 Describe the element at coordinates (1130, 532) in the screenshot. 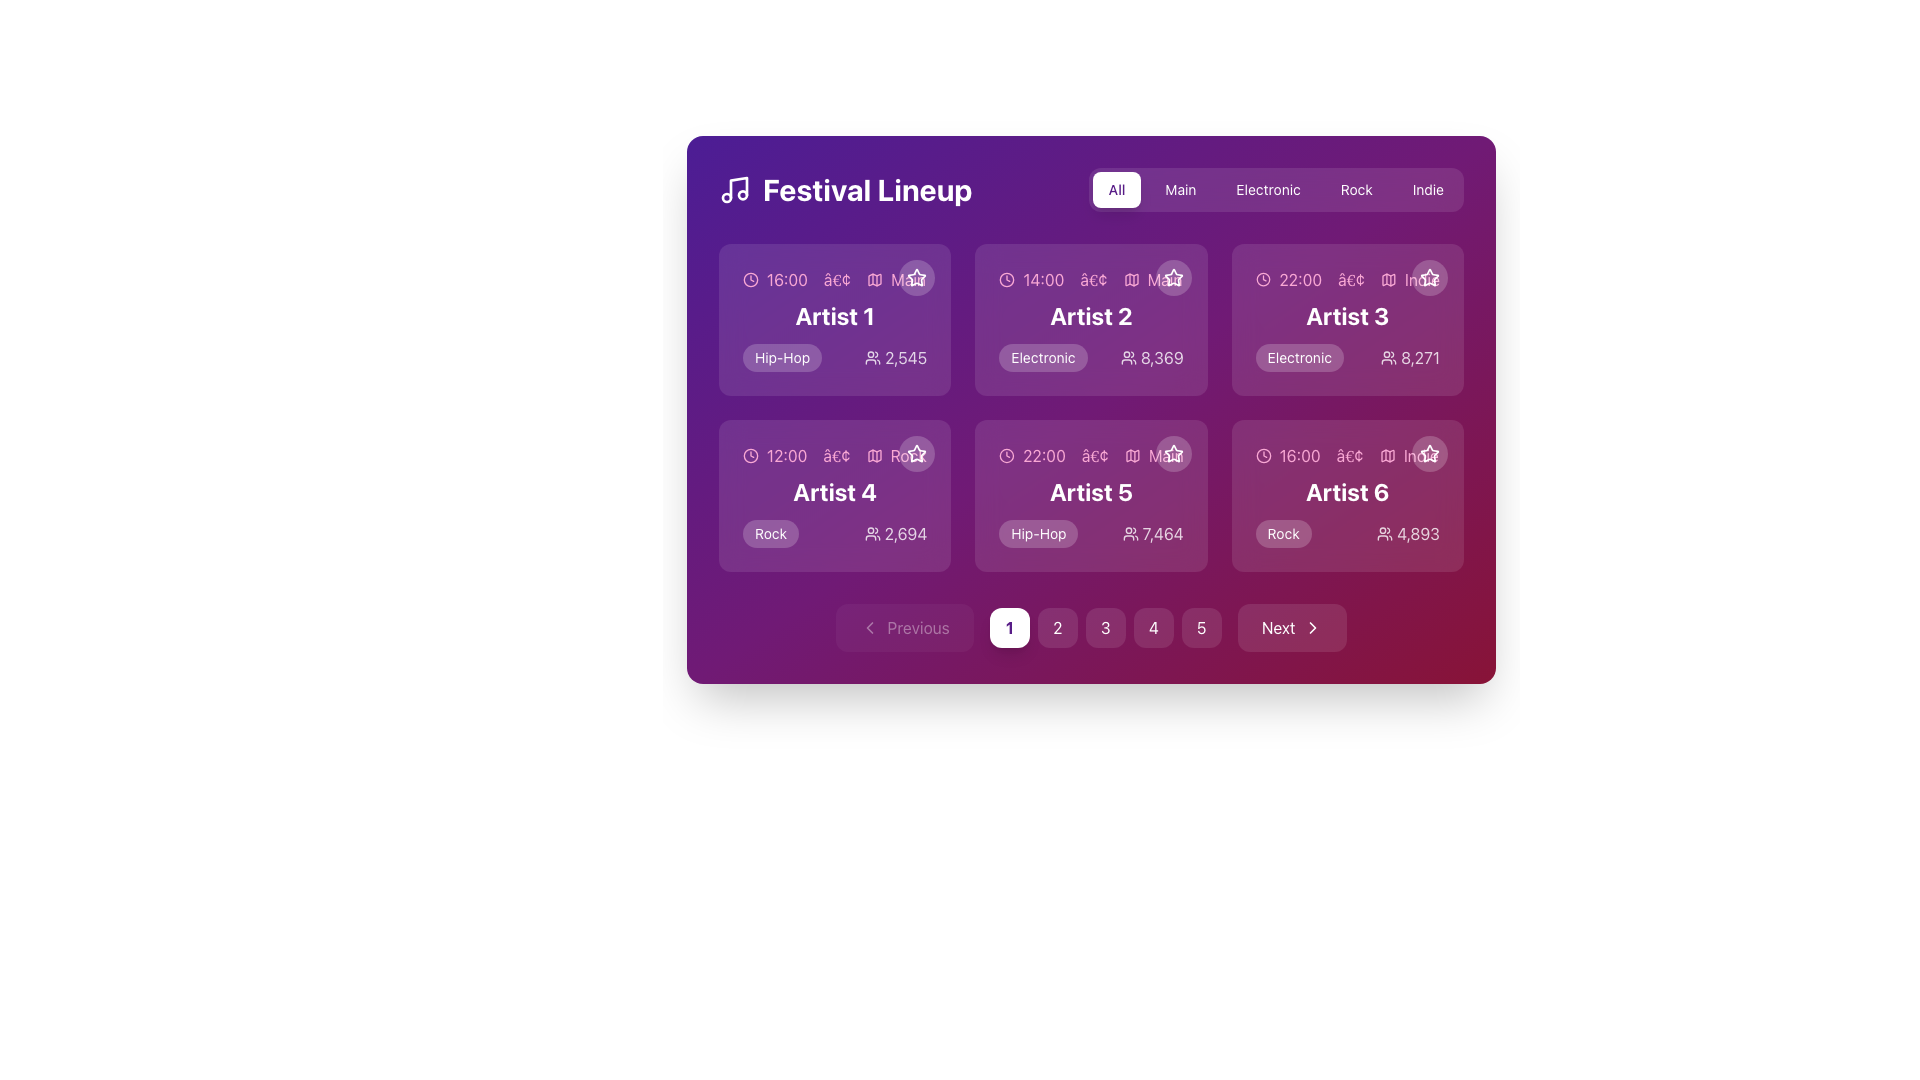

I see `the icon resembling two human figures located to the left of the numerical text '7,464', associated with 'Artist 5'` at that location.